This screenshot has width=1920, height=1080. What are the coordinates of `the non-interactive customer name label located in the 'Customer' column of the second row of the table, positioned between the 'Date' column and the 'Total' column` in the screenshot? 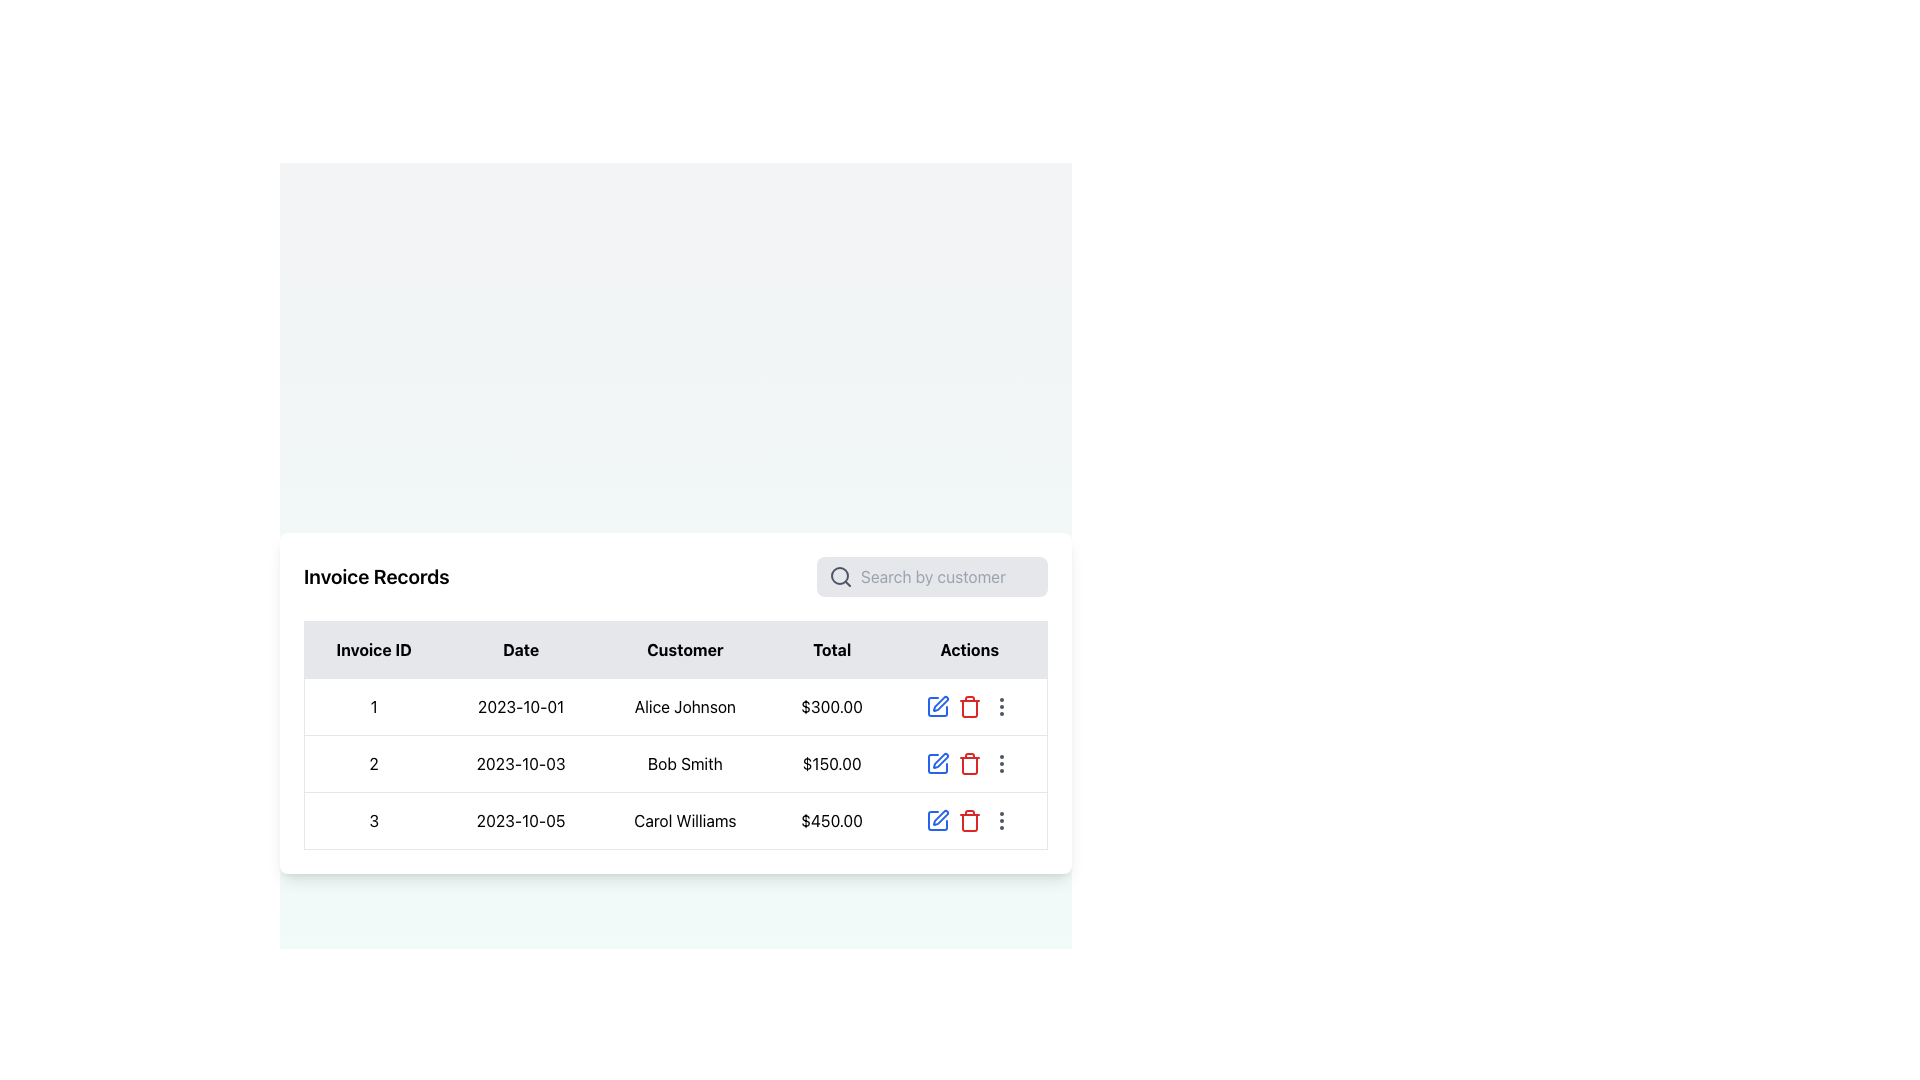 It's located at (685, 763).